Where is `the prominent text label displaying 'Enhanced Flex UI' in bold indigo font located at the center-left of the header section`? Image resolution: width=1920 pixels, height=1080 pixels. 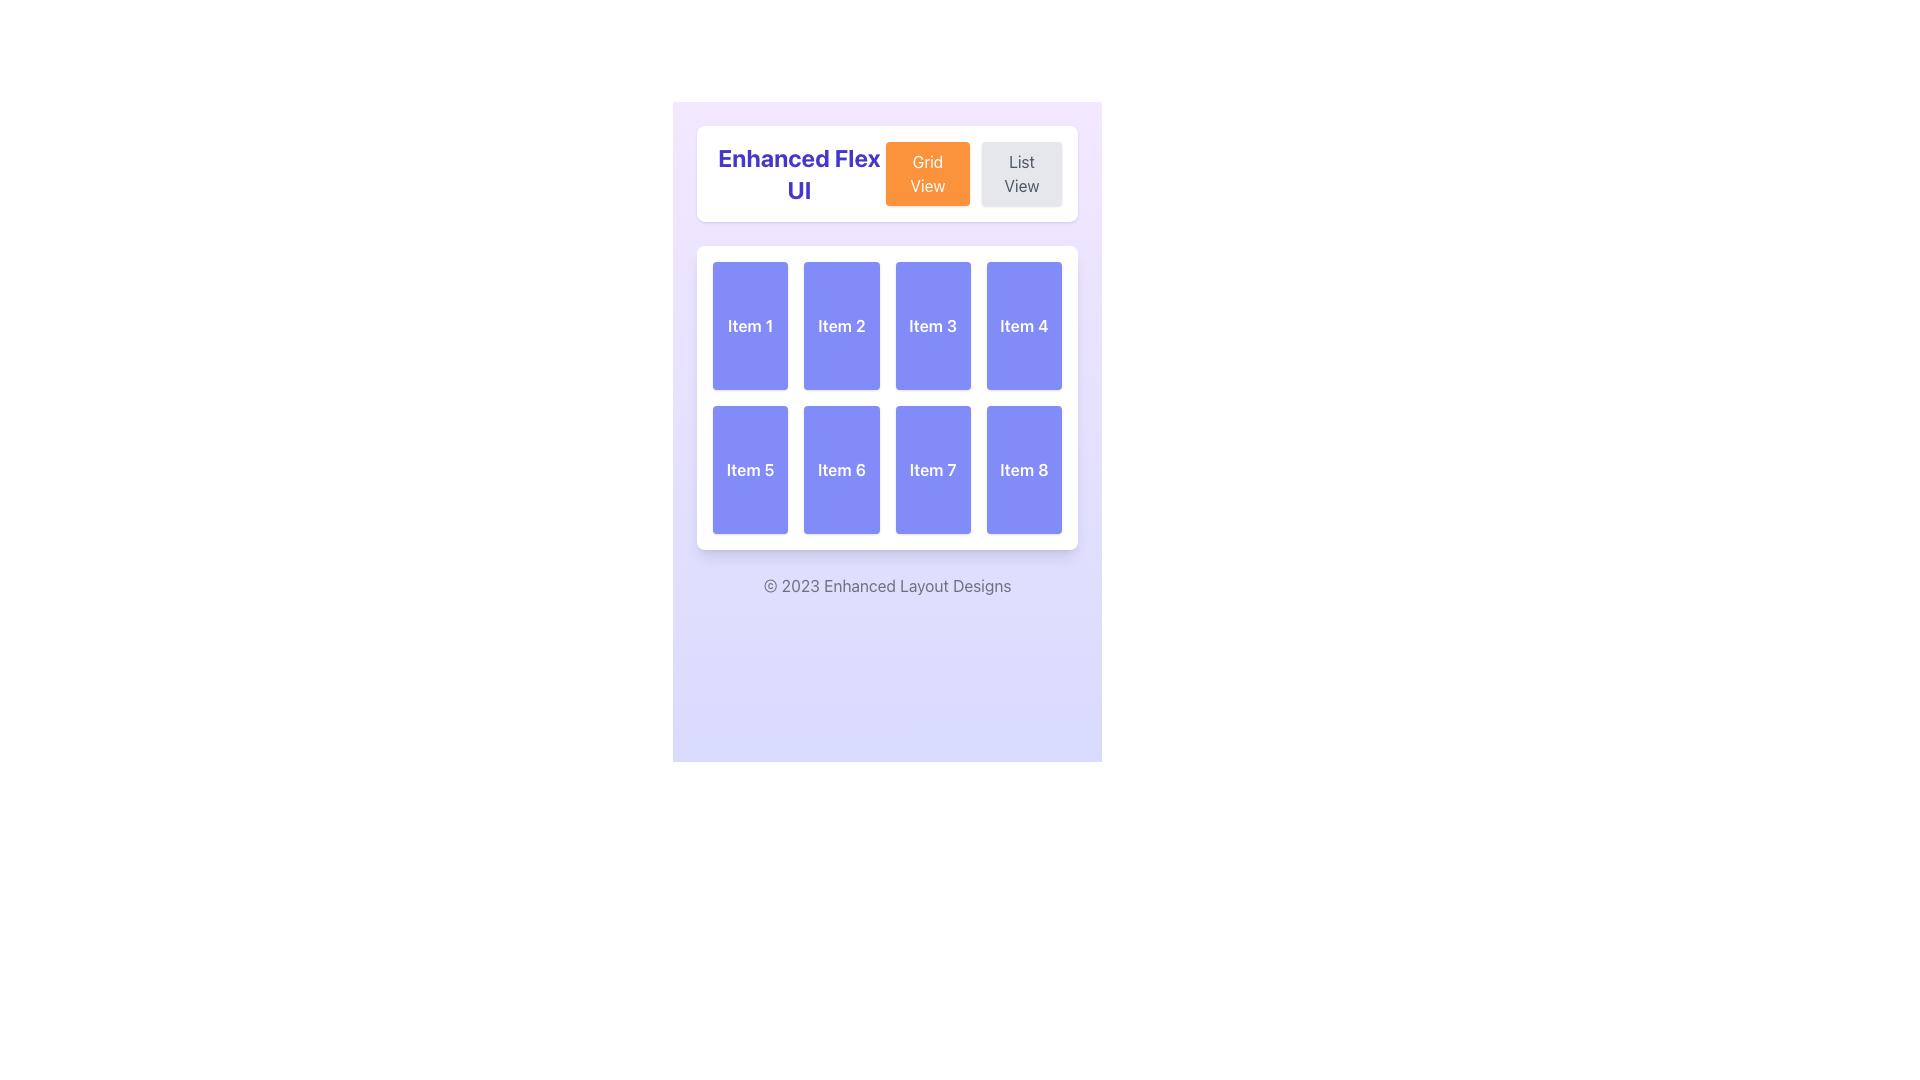
the prominent text label displaying 'Enhanced Flex UI' in bold indigo font located at the center-left of the header section is located at coordinates (798, 172).